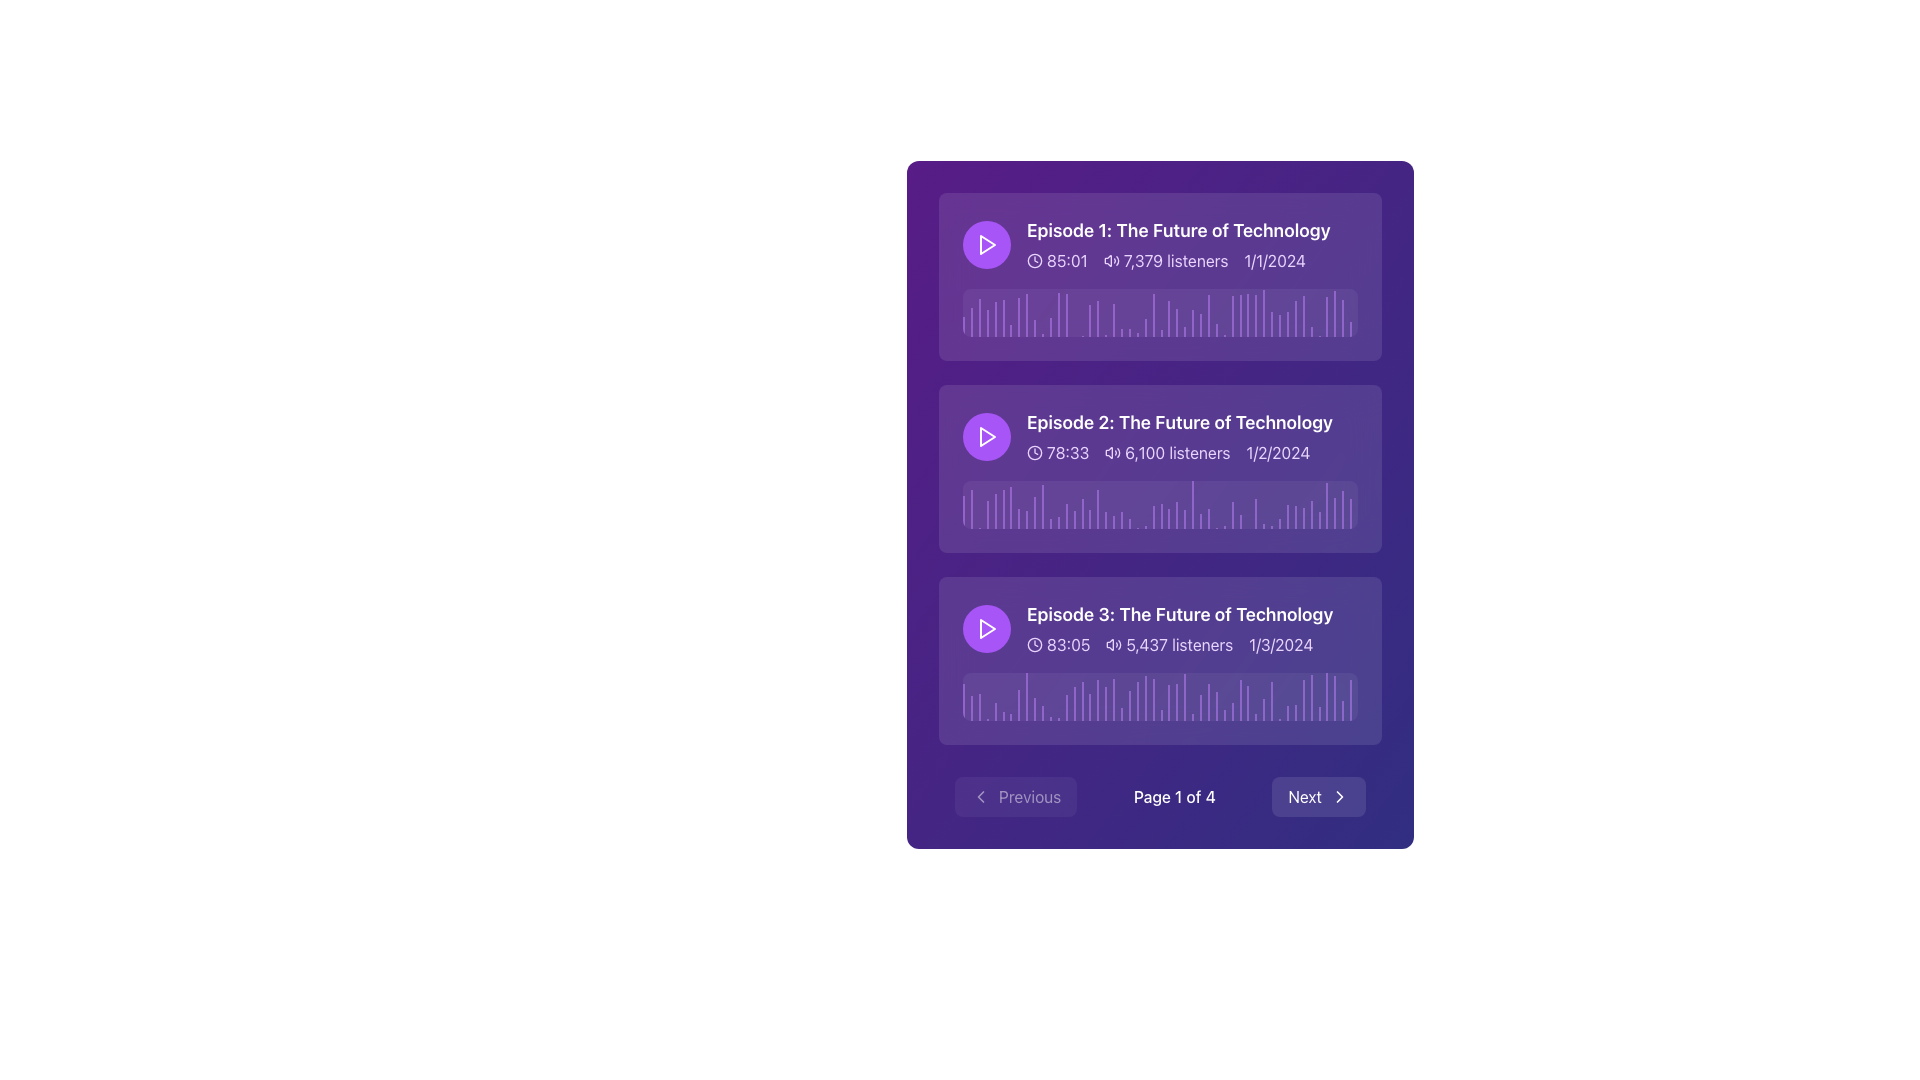 The image size is (1920, 1080). Describe the element at coordinates (1035, 260) in the screenshot. I see `the clock icon located at the top left of the first episode item in the vertical list, which signifies the time-related aspect of the content accompanied by the text '85:01'` at that location.